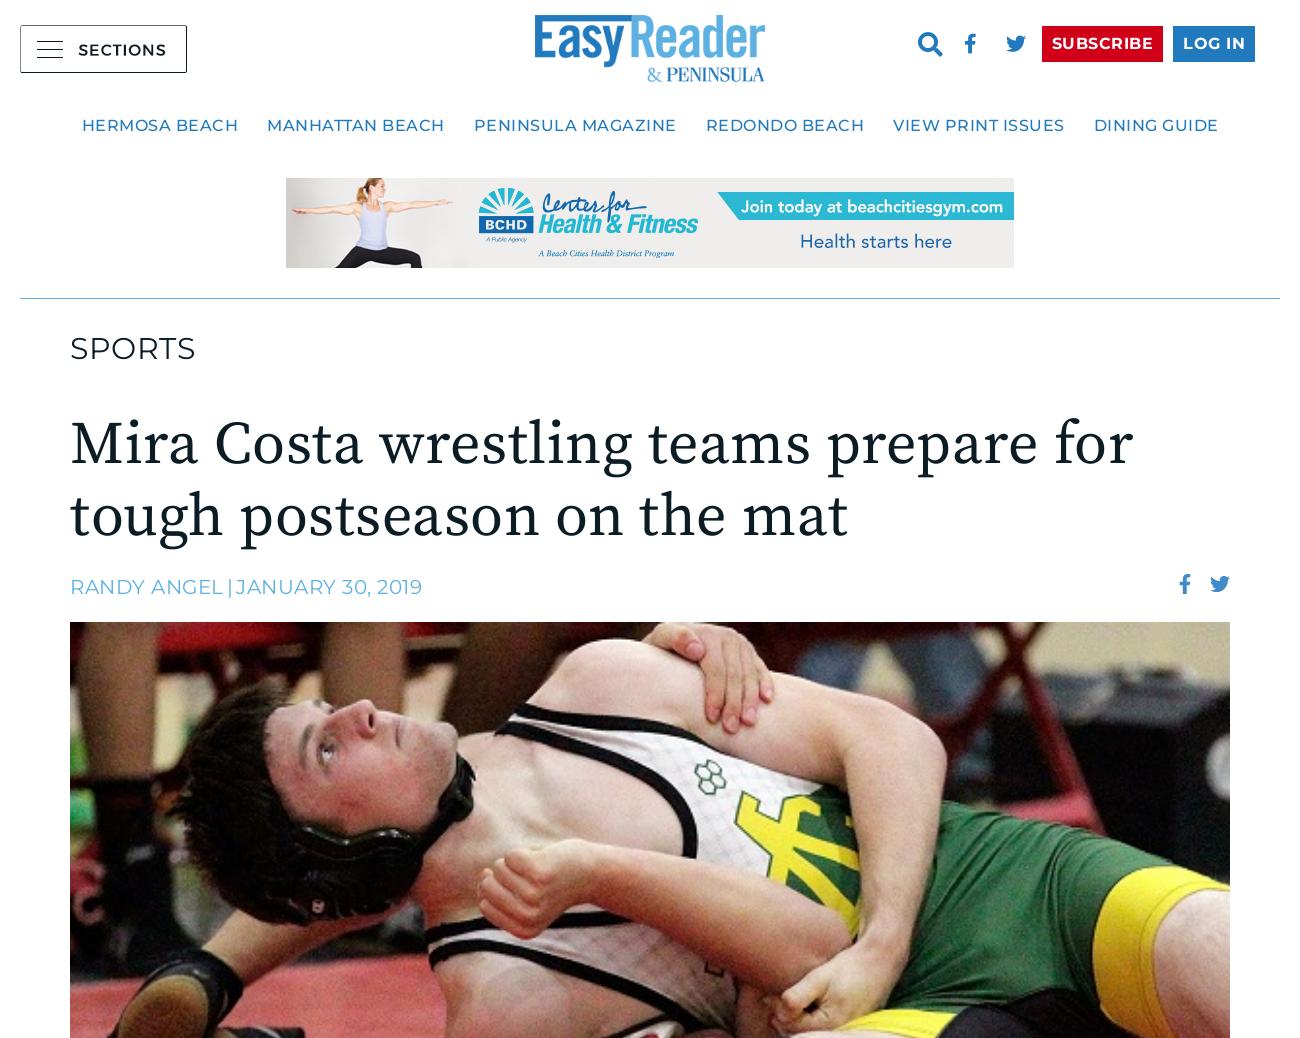  What do you see at coordinates (783, 124) in the screenshot?
I see `'Redondo Beach'` at bounding box center [783, 124].